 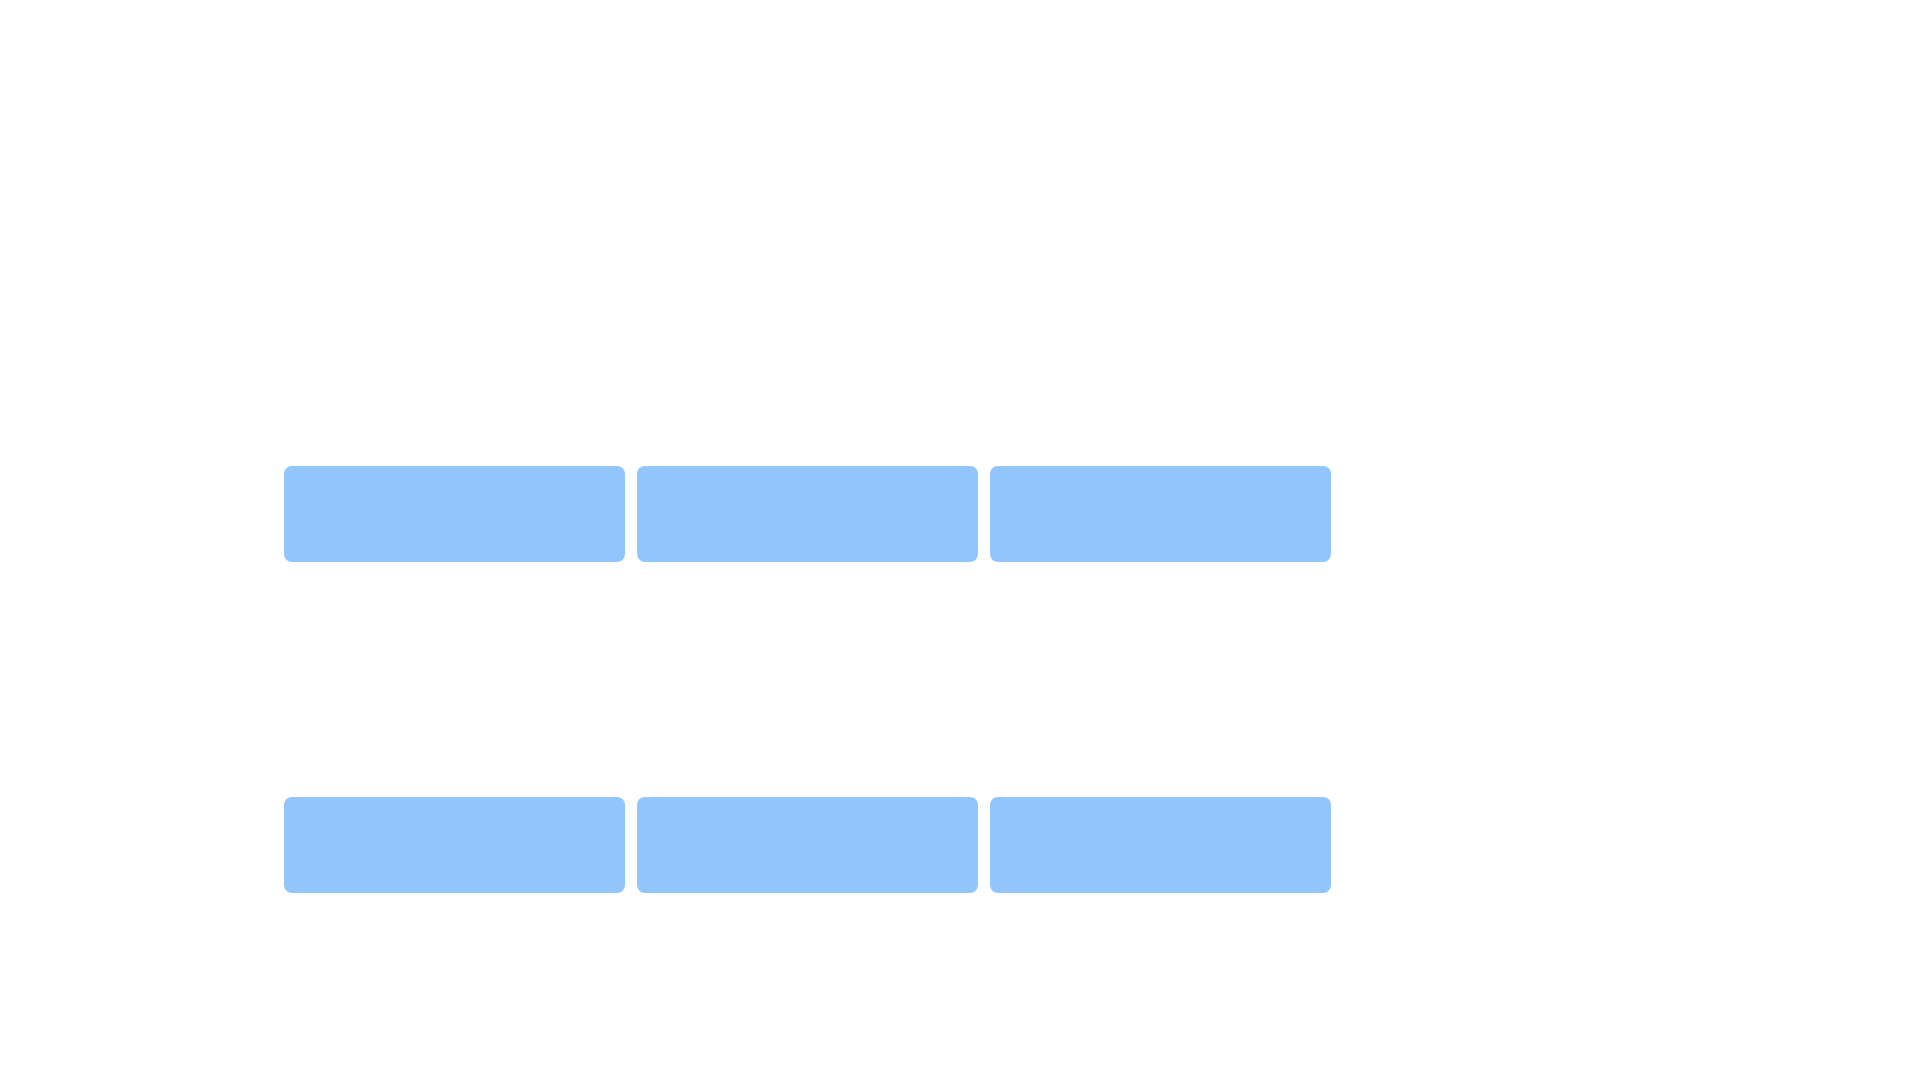 What do you see at coordinates (1160, 512) in the screenshot?
I see `the third element in the first row of the grid layout, which is a static visual Rectangle used for aesthetic or organizational purposes` at bounding box center [1160, 512].